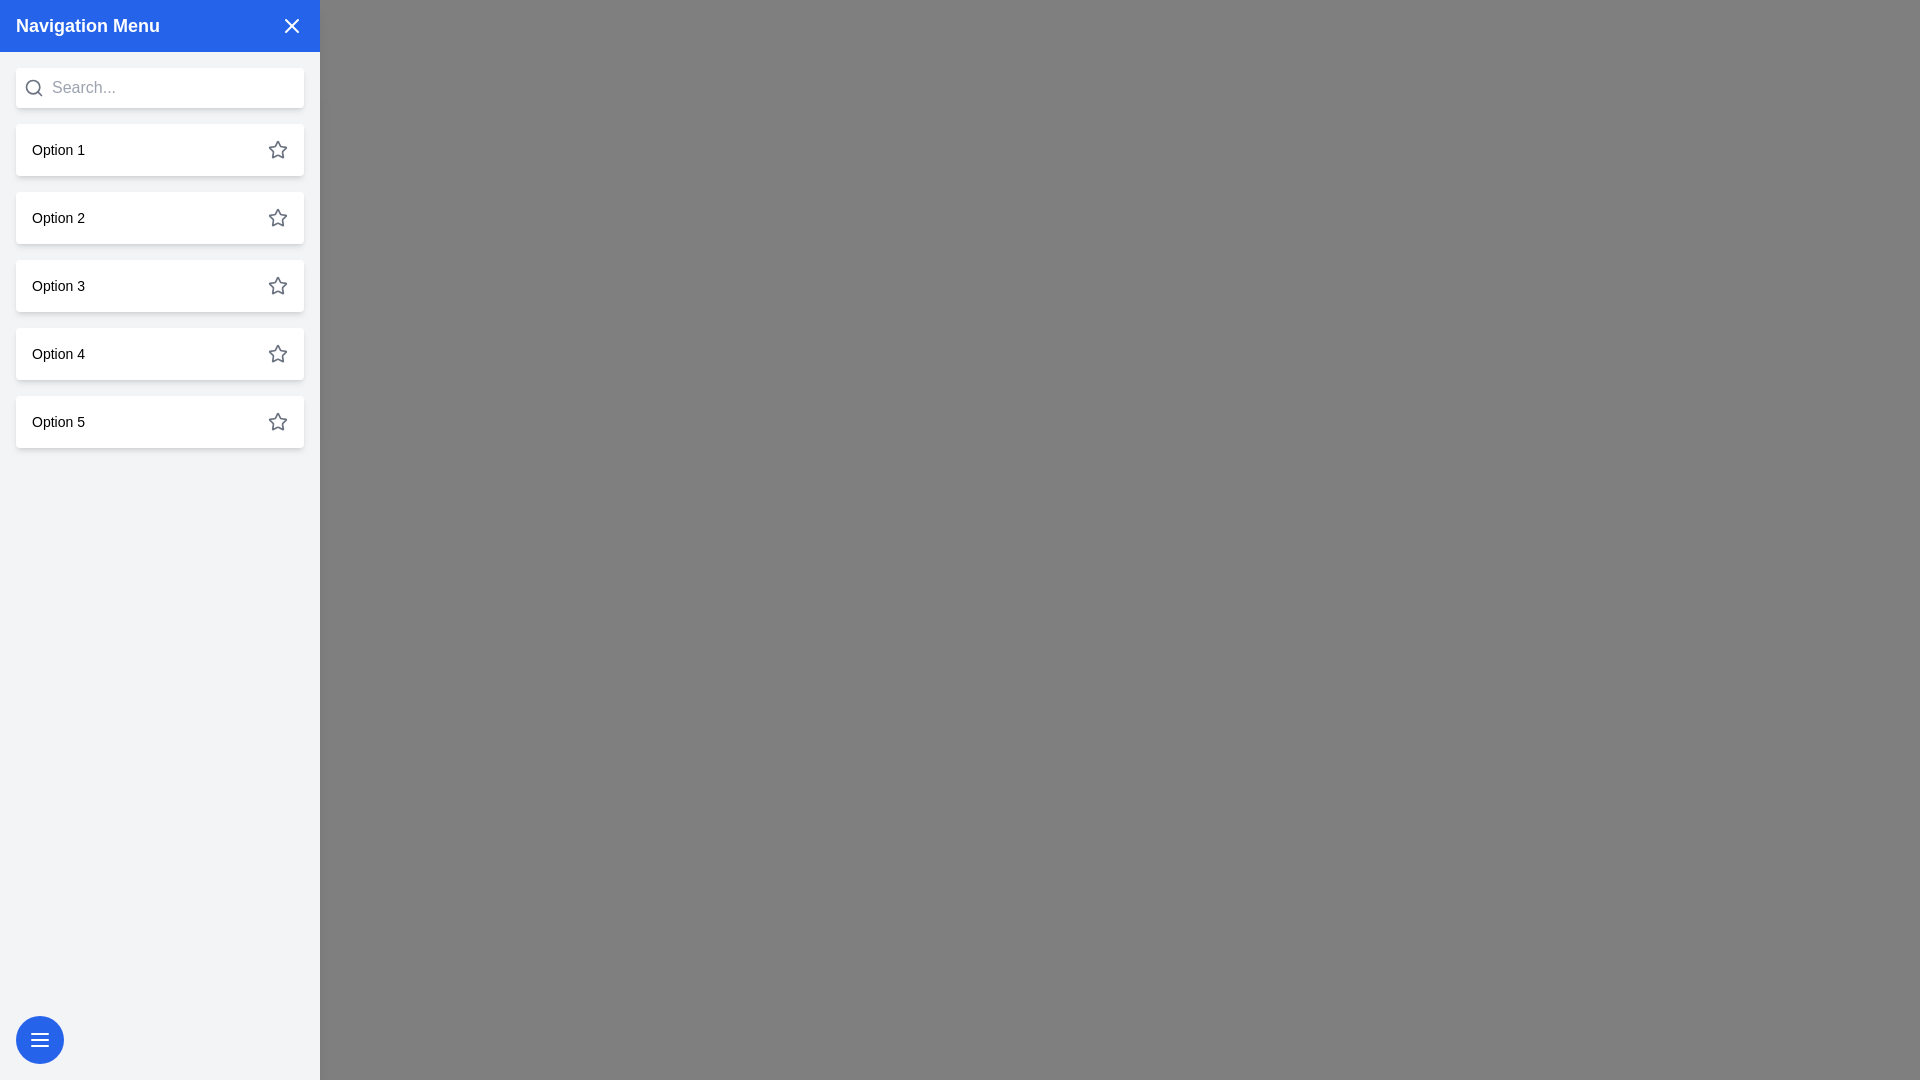 The width and height of the screenshot is (1920, 1080). What do you see at coordinates (291, 26) in the screenshot?
I see `the 'X' shaped close button icon located at the top-right corner of the navigation header bar` at bounding box center [291, 26].